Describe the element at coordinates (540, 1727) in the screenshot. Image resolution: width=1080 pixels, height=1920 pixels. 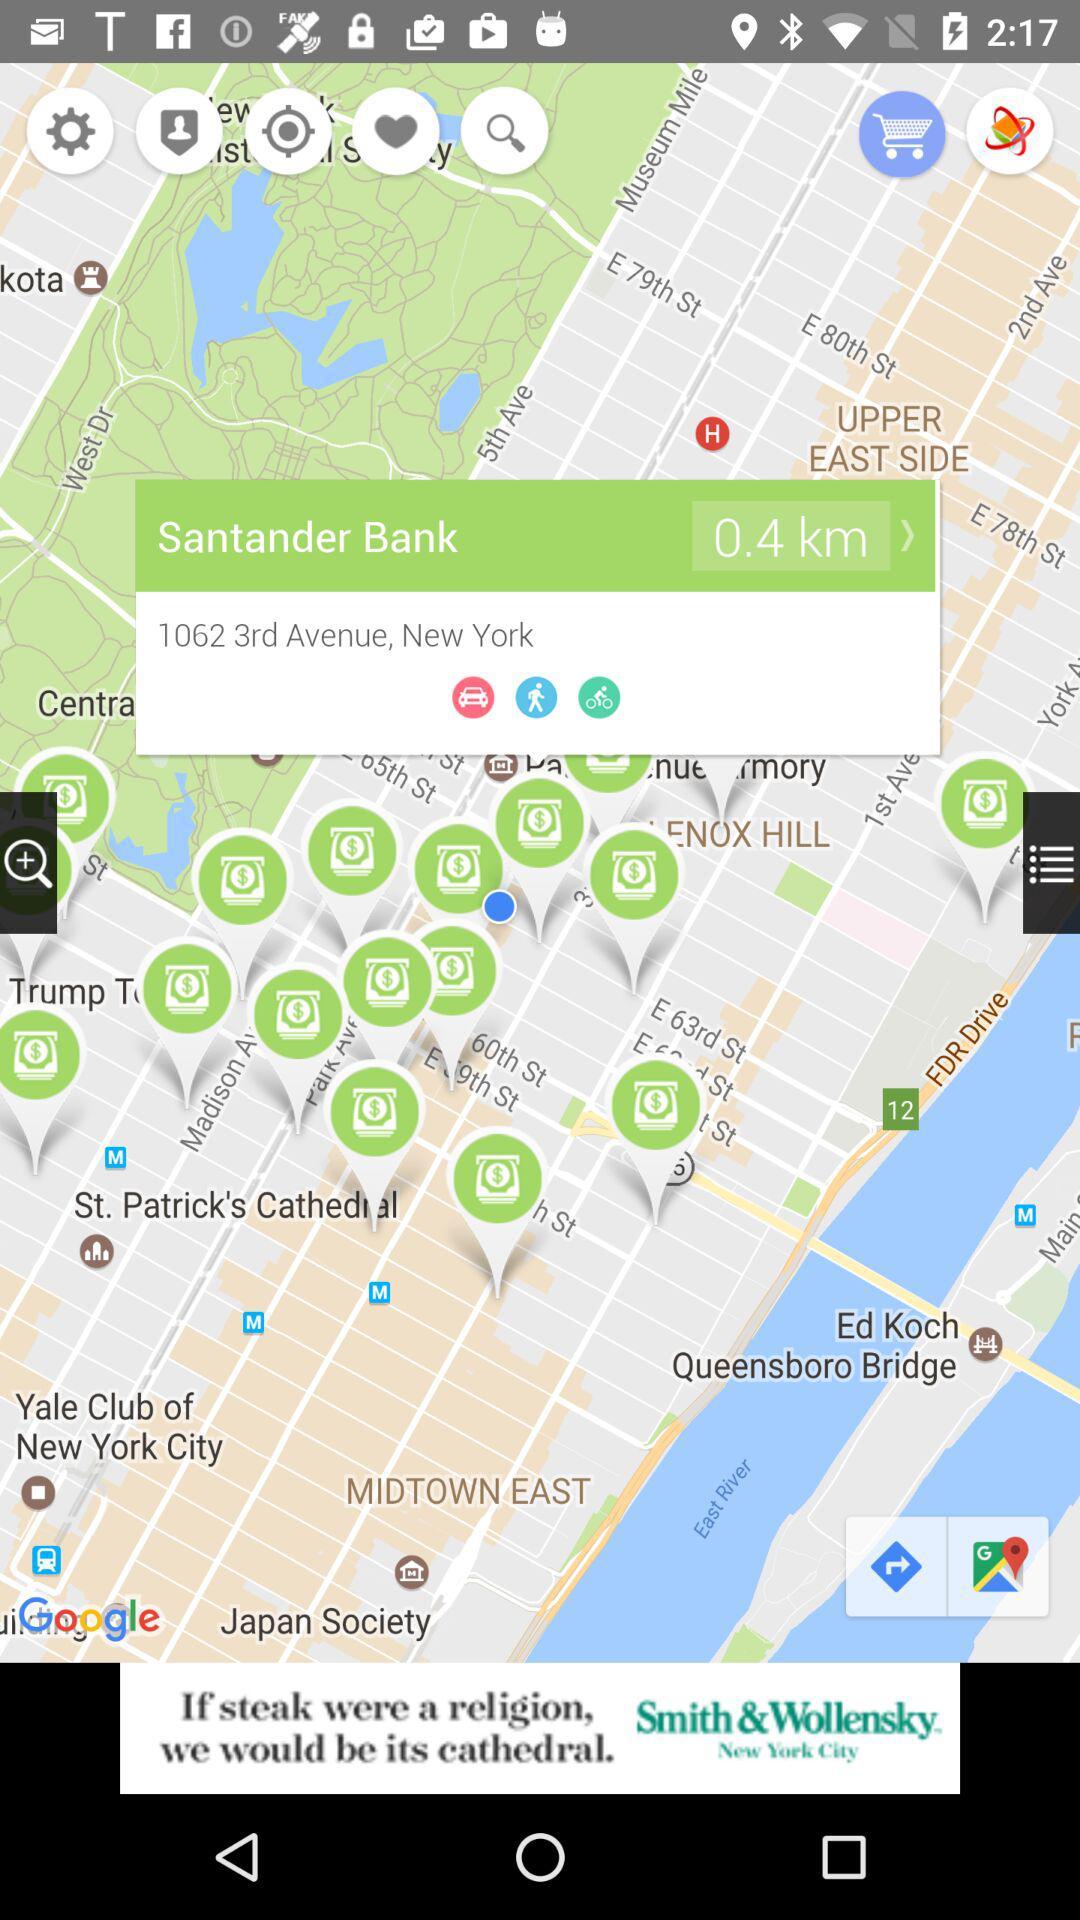
I see `click advertisement` at that location.